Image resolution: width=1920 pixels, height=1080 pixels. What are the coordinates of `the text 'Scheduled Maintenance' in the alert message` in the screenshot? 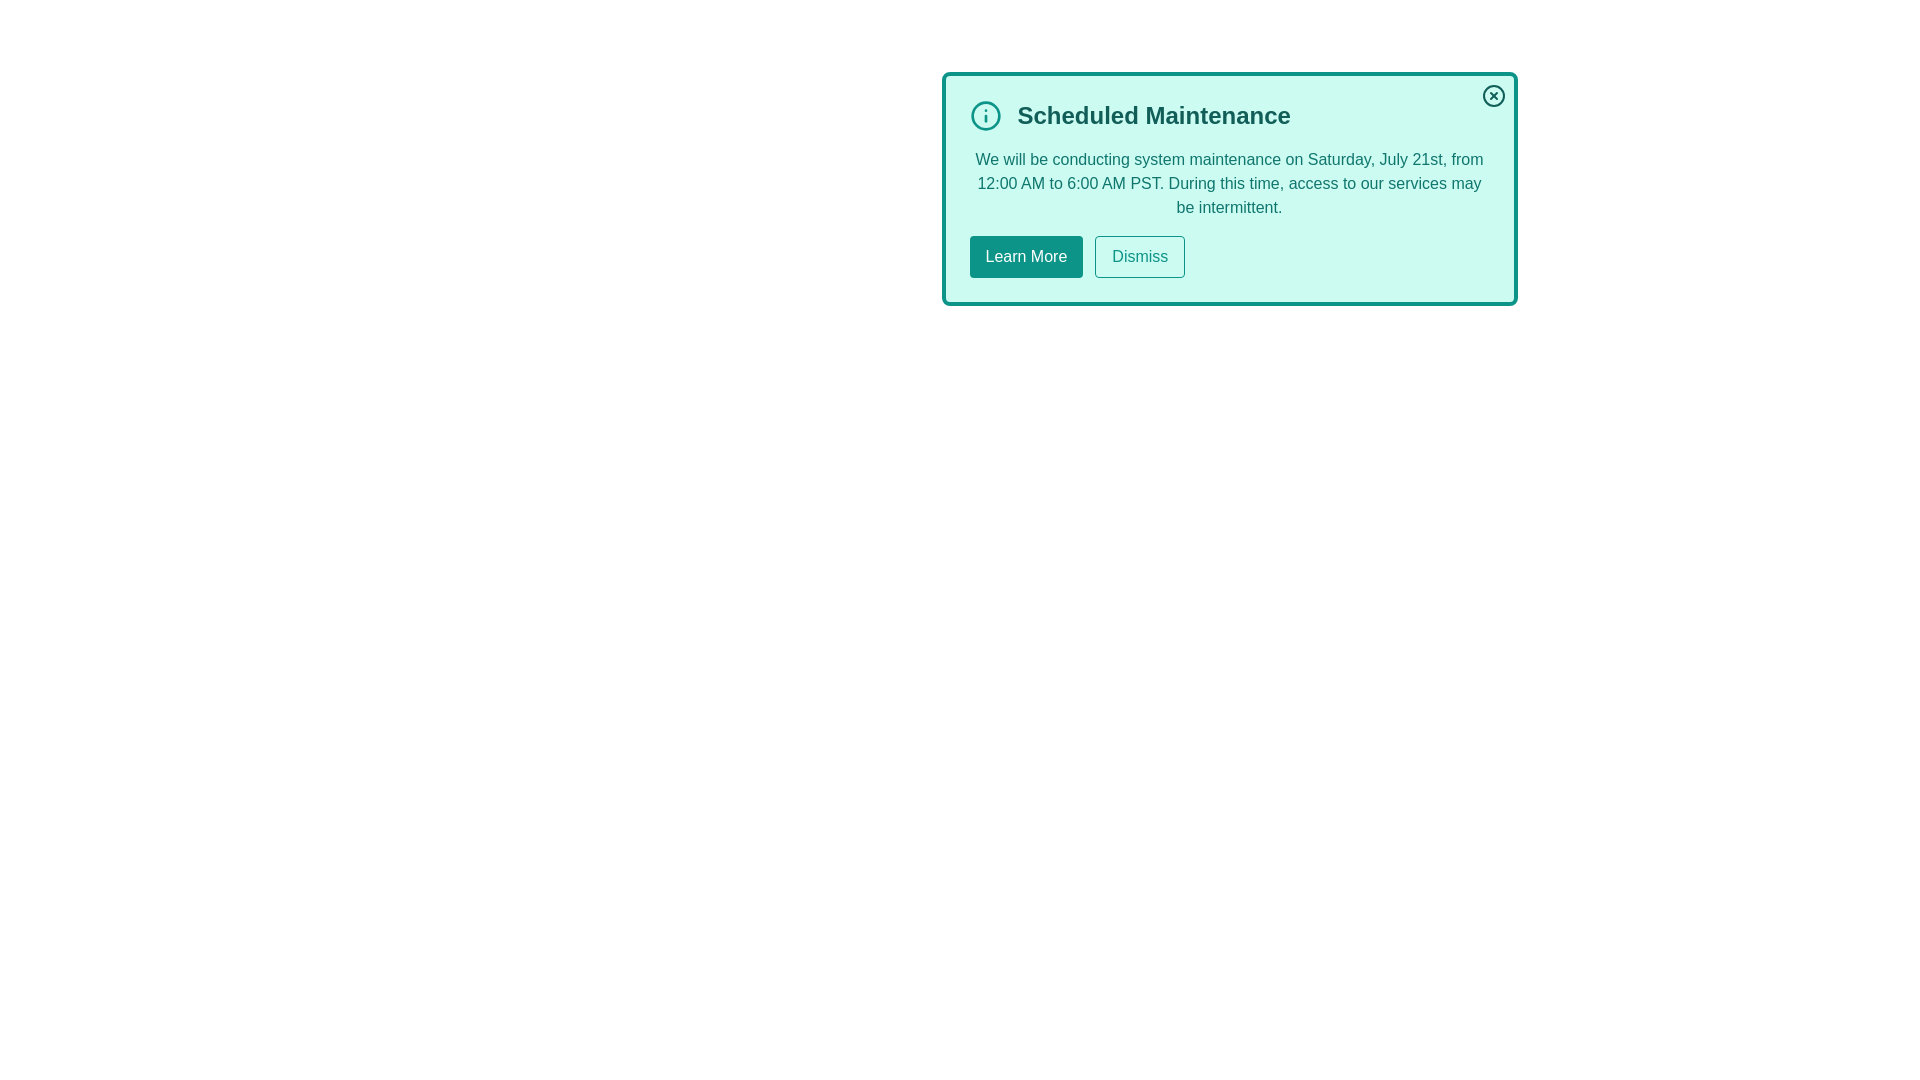 It's located at (1228, 115).